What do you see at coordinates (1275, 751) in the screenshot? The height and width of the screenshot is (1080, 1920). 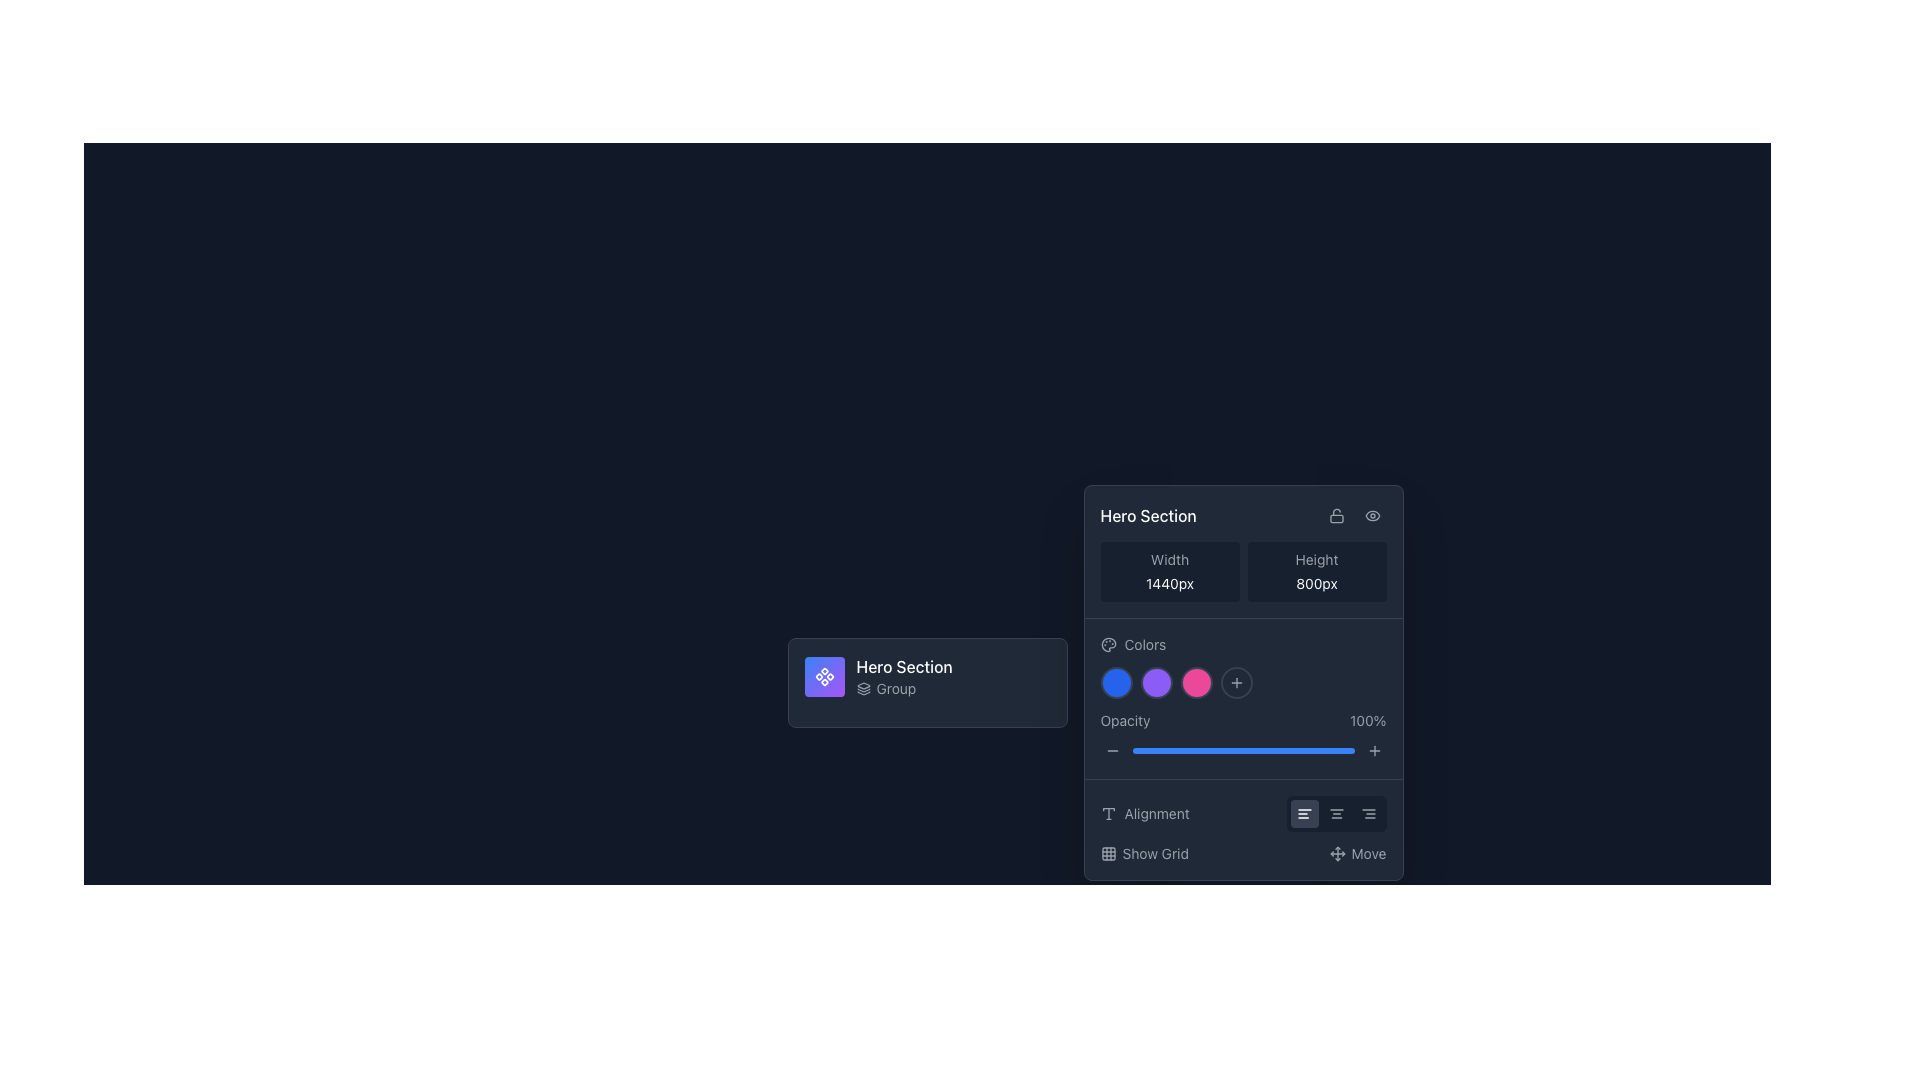 I see `slider` at bounding box center [1275, 751].